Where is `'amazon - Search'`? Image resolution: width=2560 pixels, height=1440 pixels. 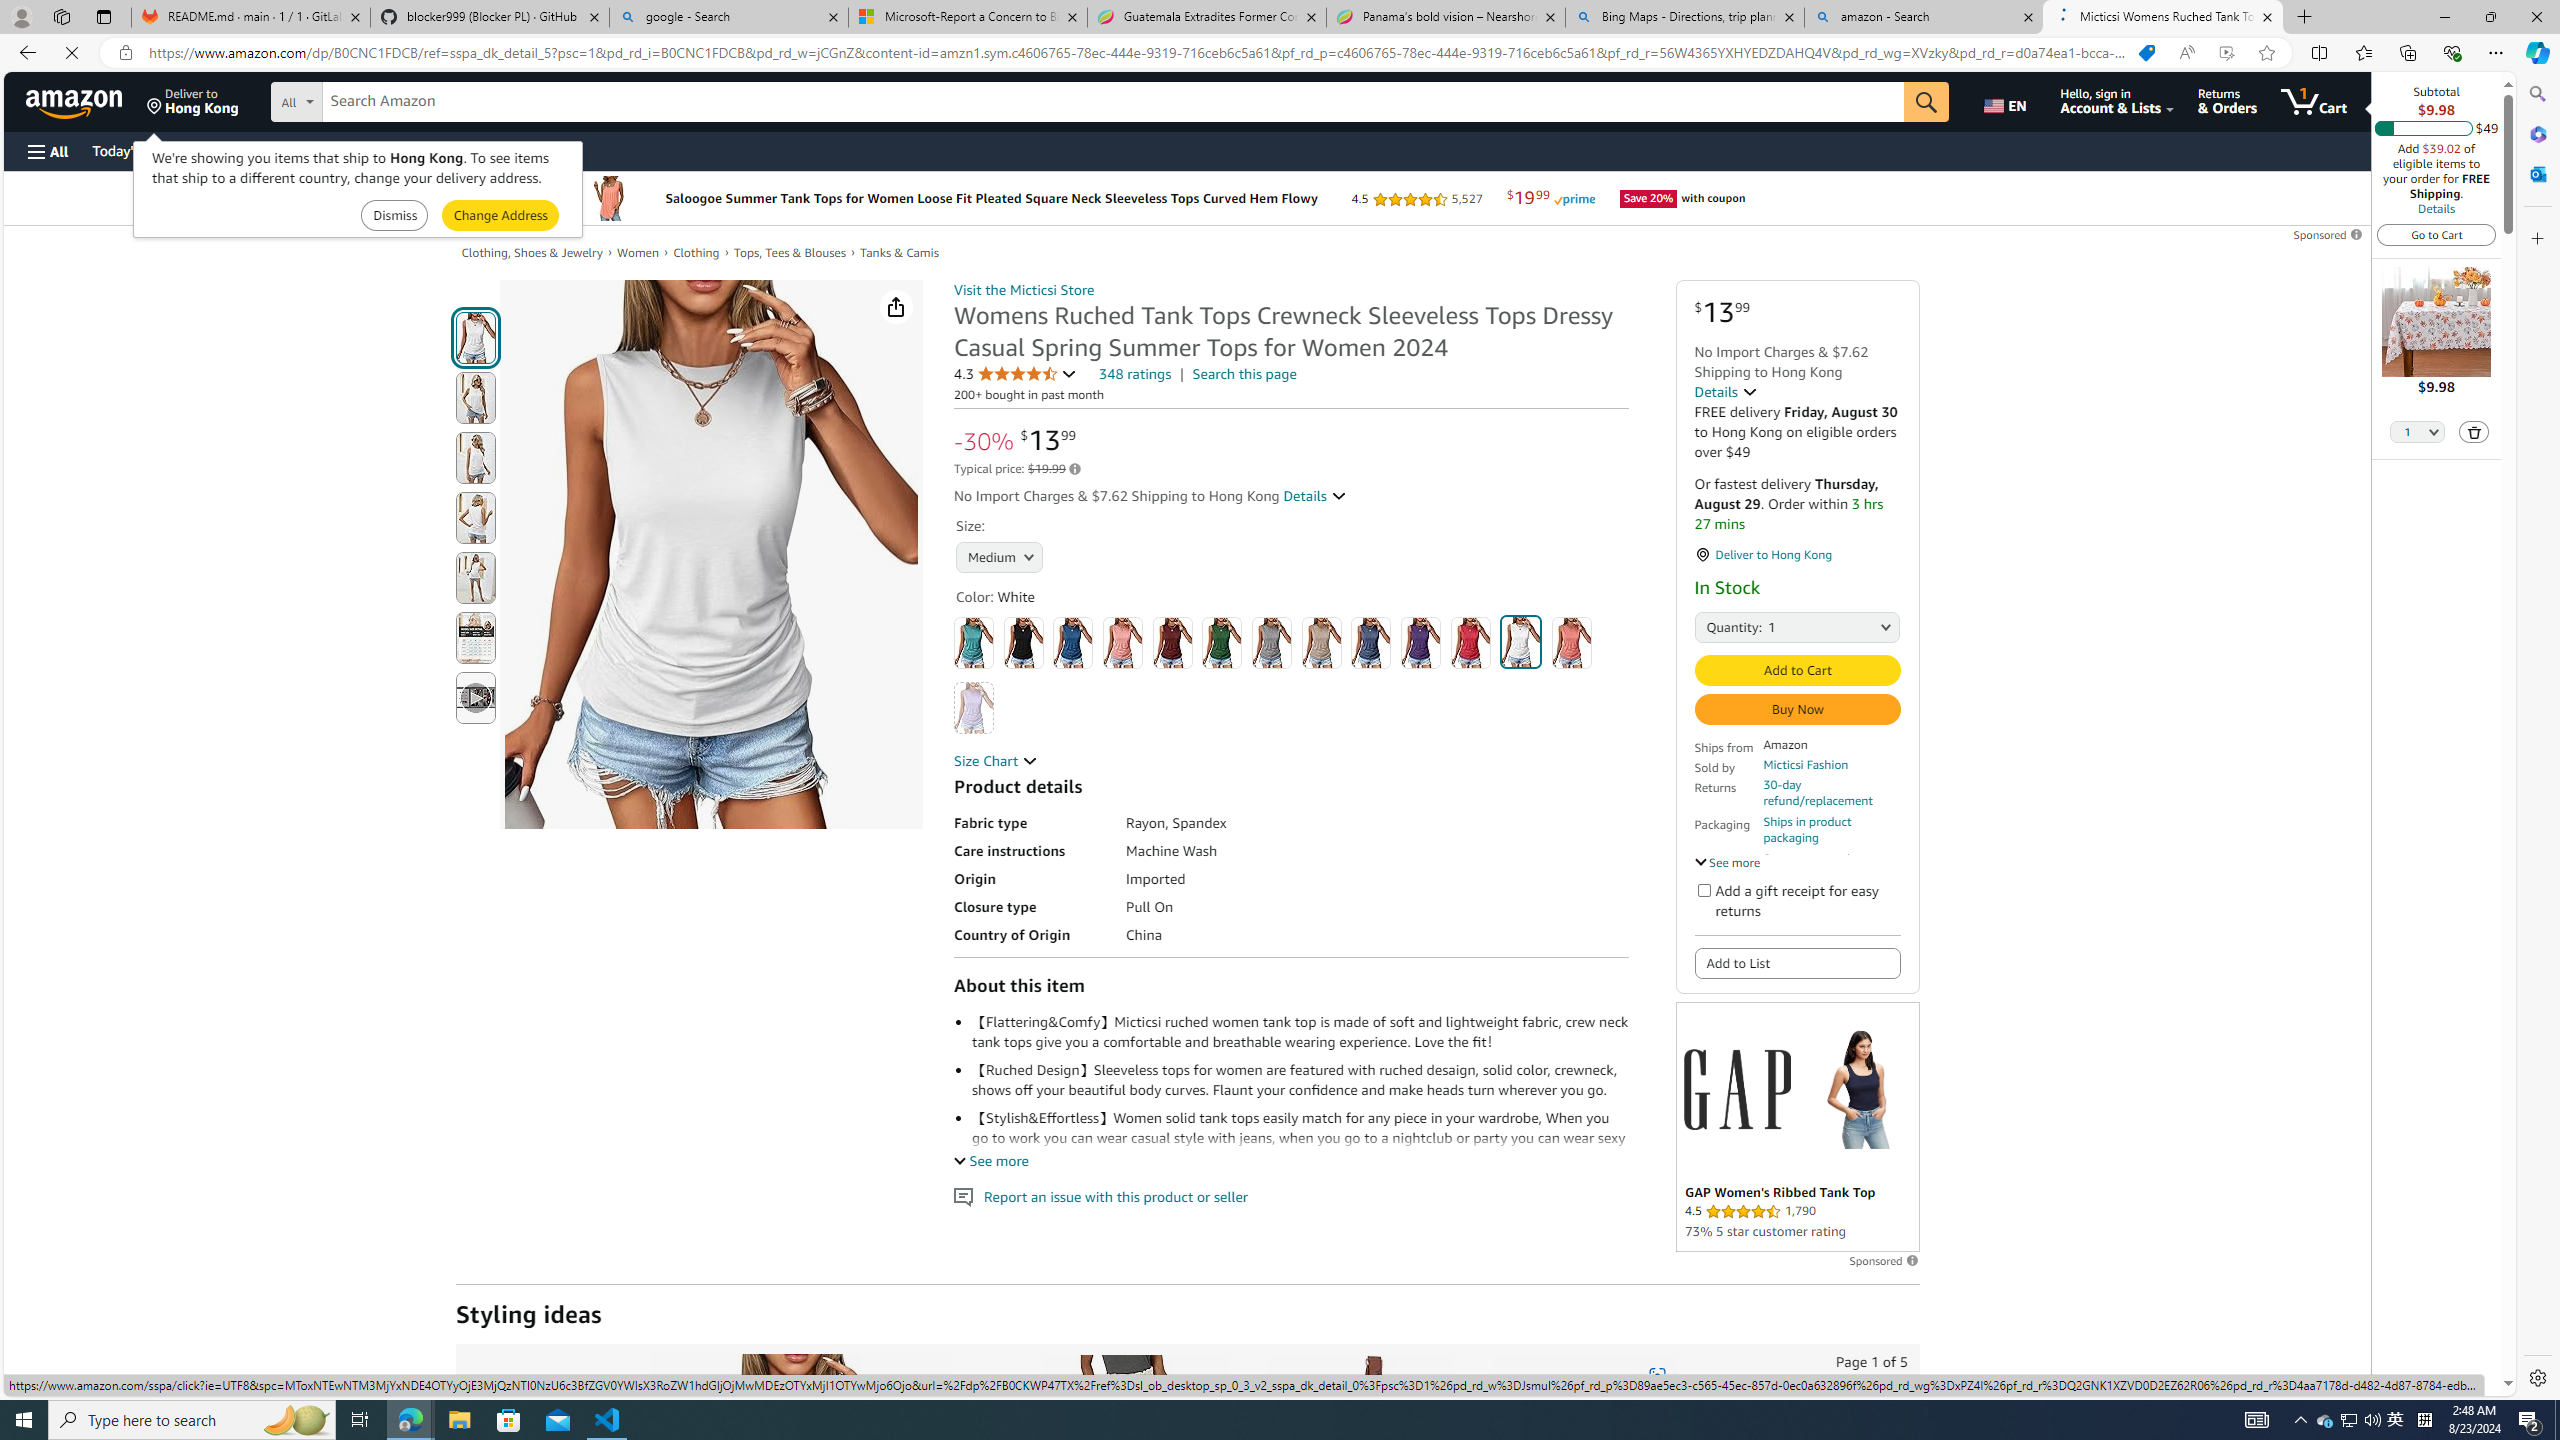
'amazon - Search' is located at coordinates (1924, 16).